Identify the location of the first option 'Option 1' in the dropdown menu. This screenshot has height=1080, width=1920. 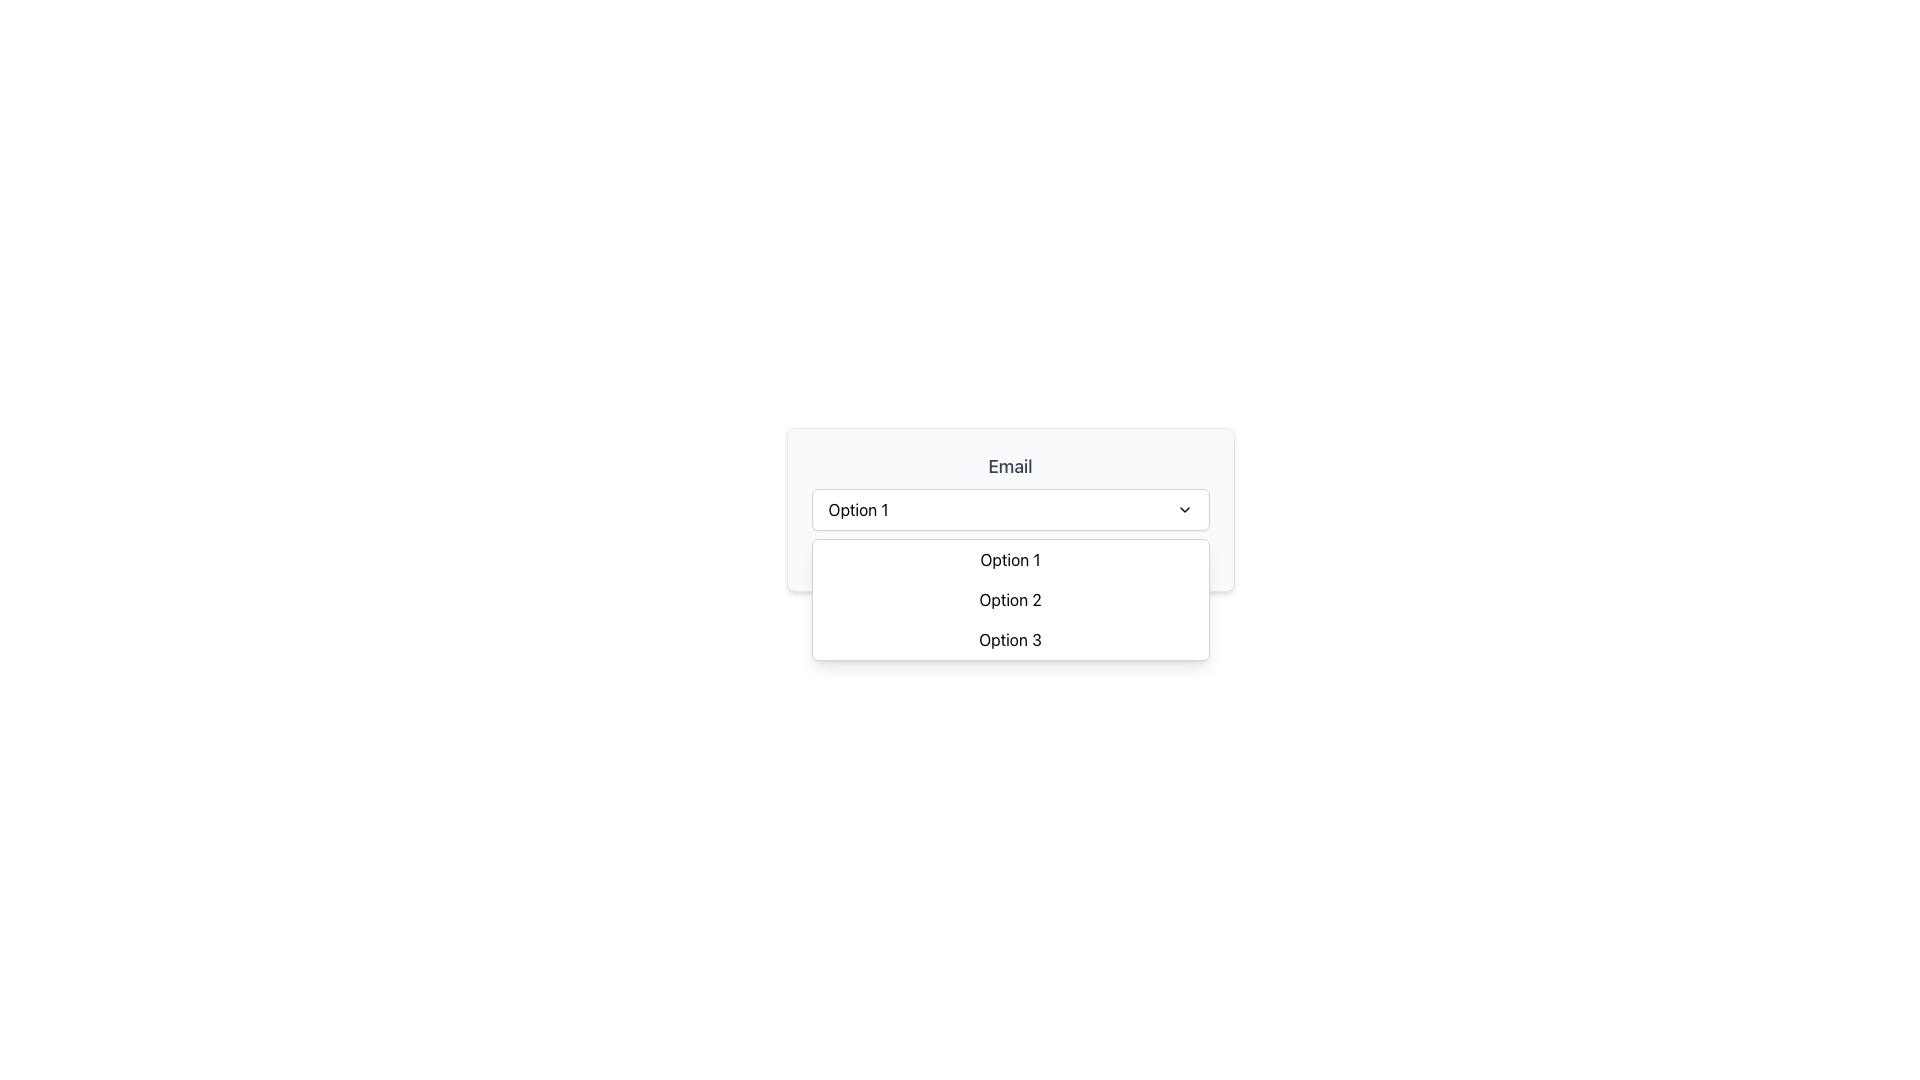
(1041, 556).